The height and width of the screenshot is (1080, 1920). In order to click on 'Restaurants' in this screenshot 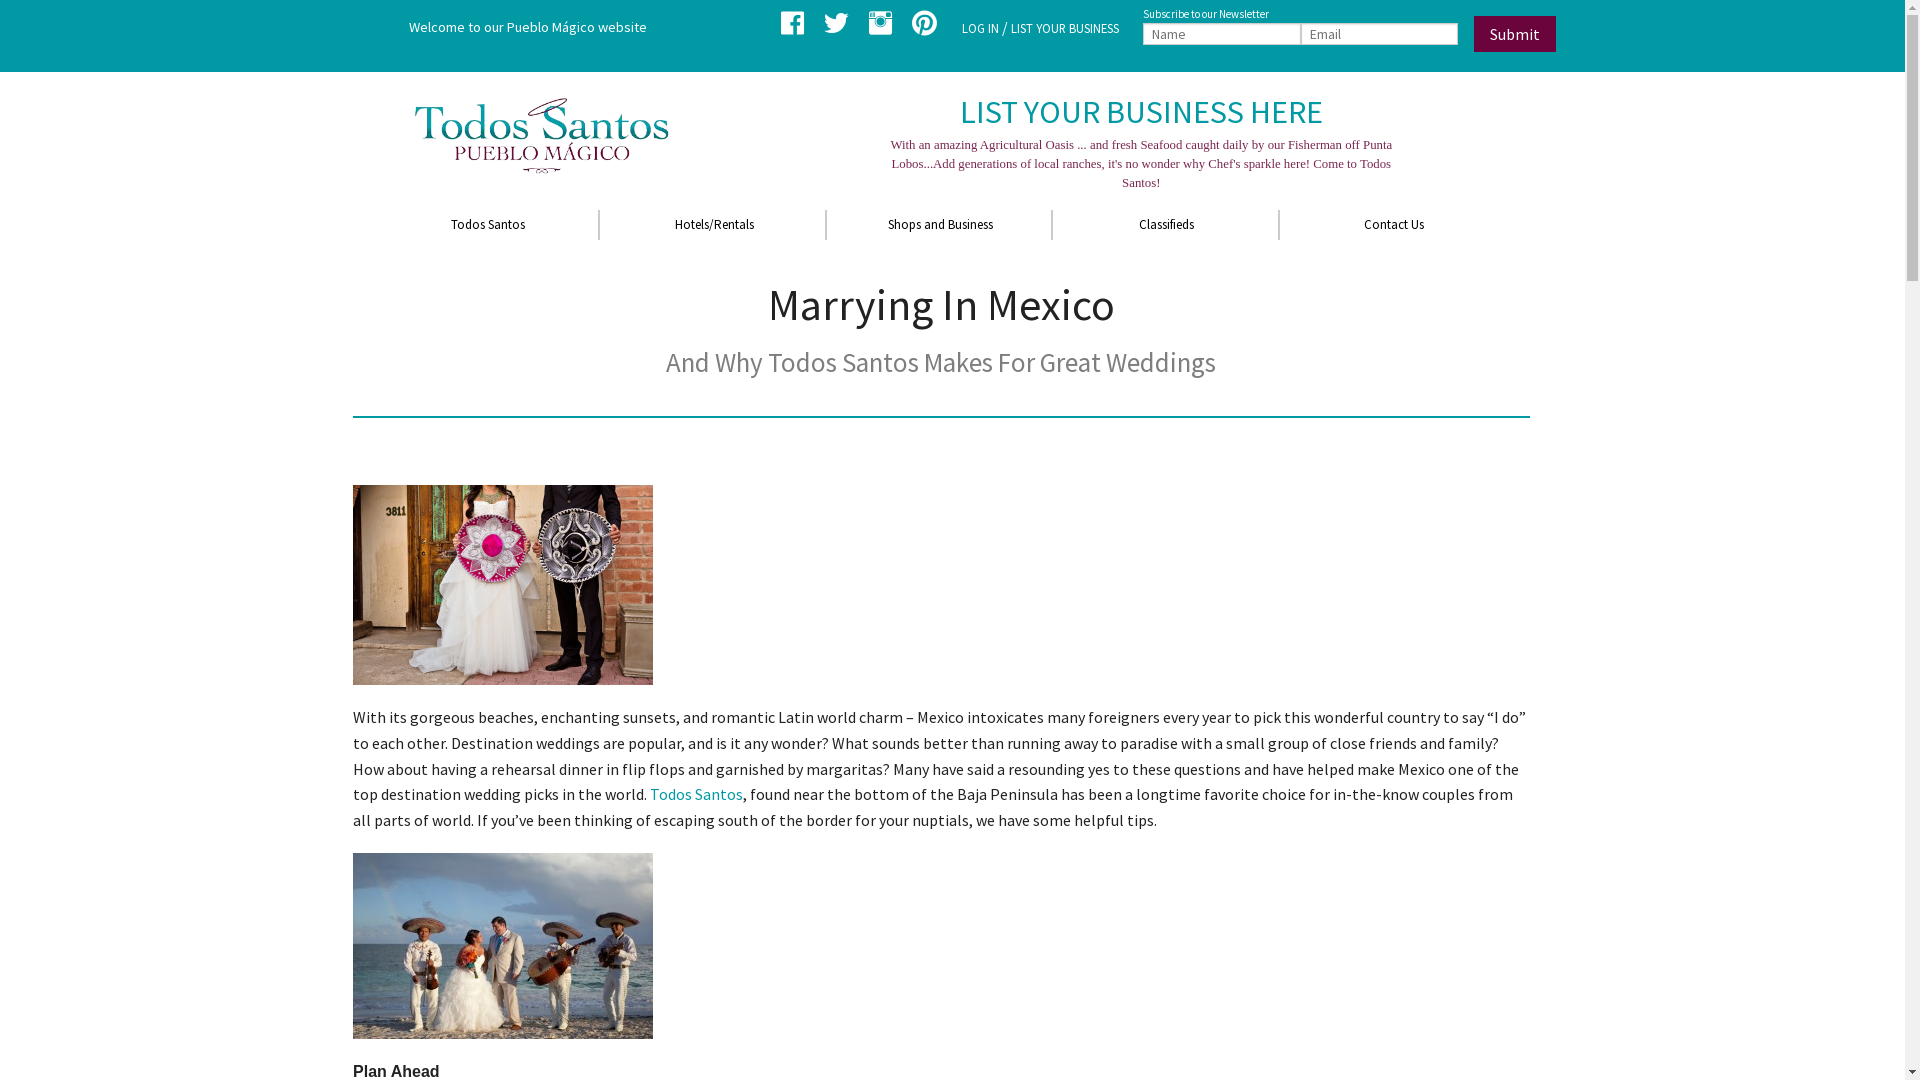, I will do `click(830, 254)`.